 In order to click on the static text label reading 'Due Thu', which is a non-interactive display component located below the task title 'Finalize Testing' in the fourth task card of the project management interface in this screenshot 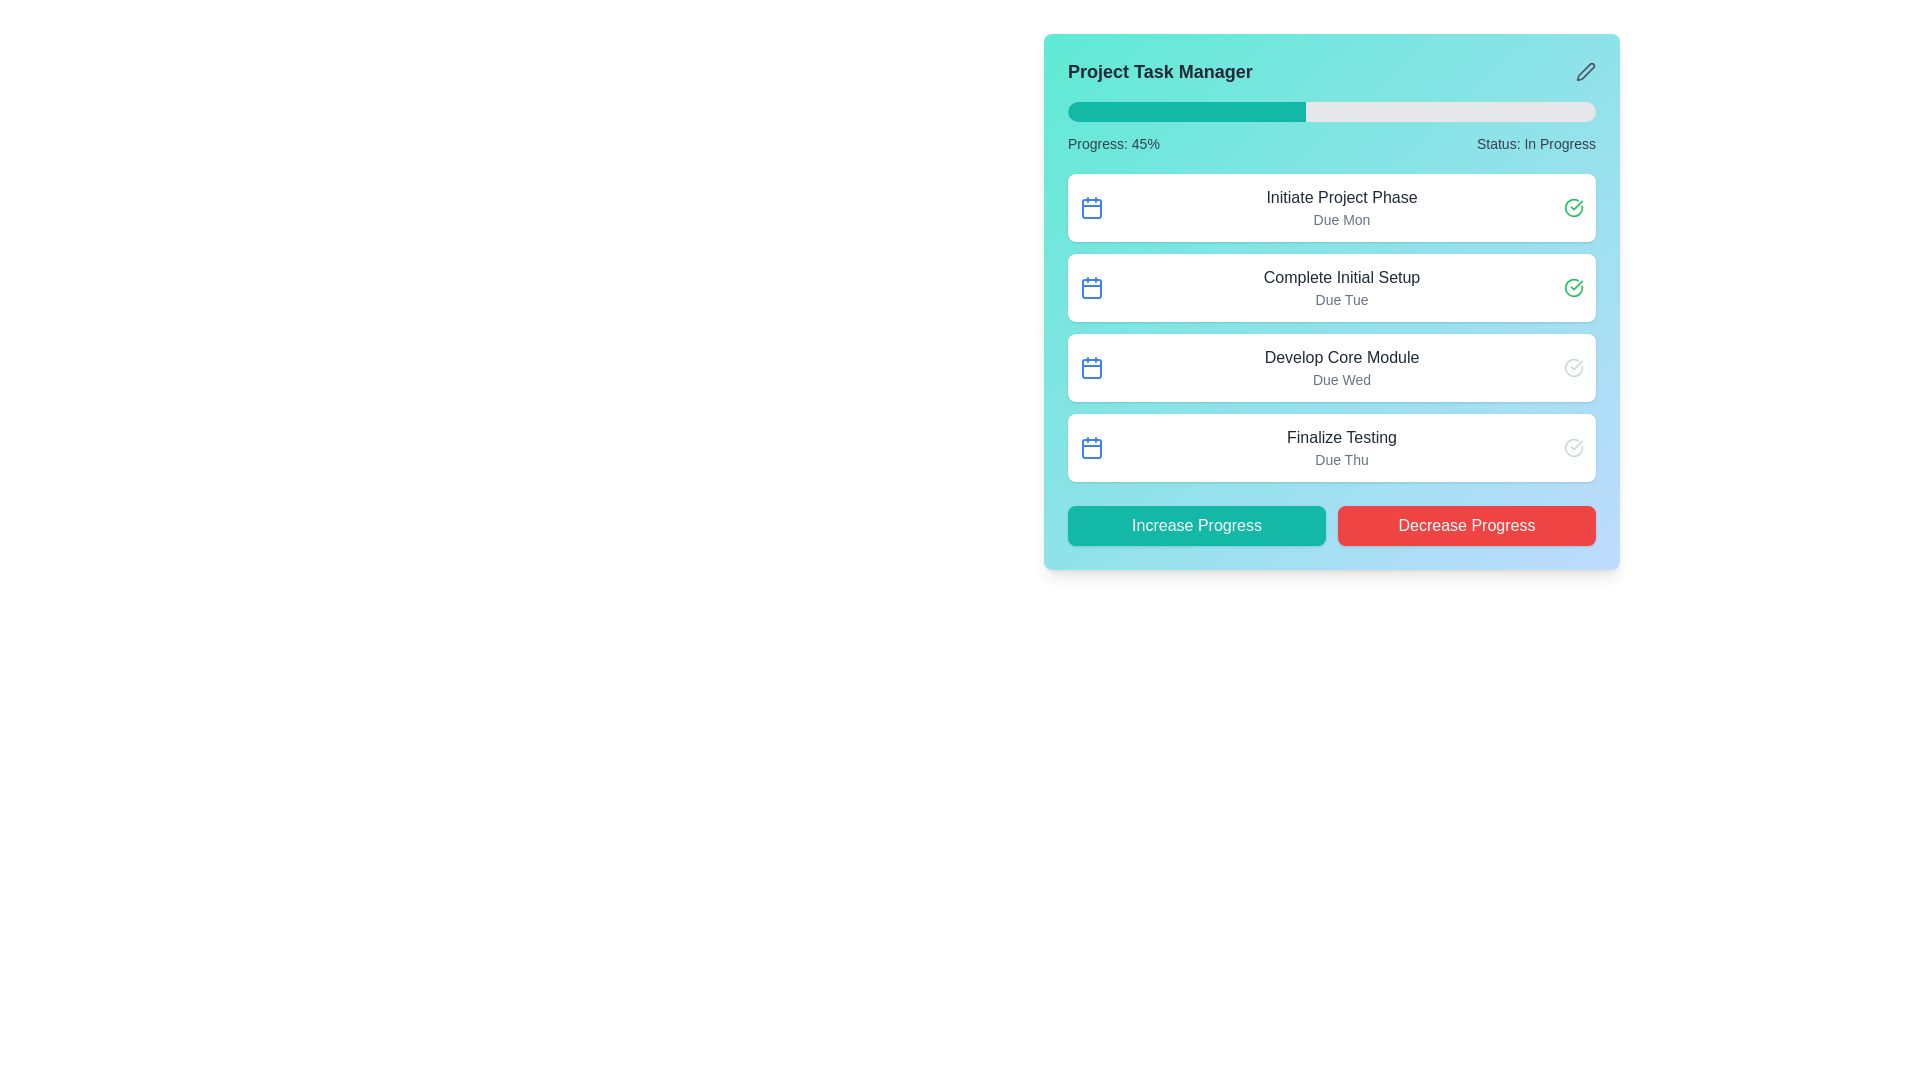, I will do `click(1342, 459)`.